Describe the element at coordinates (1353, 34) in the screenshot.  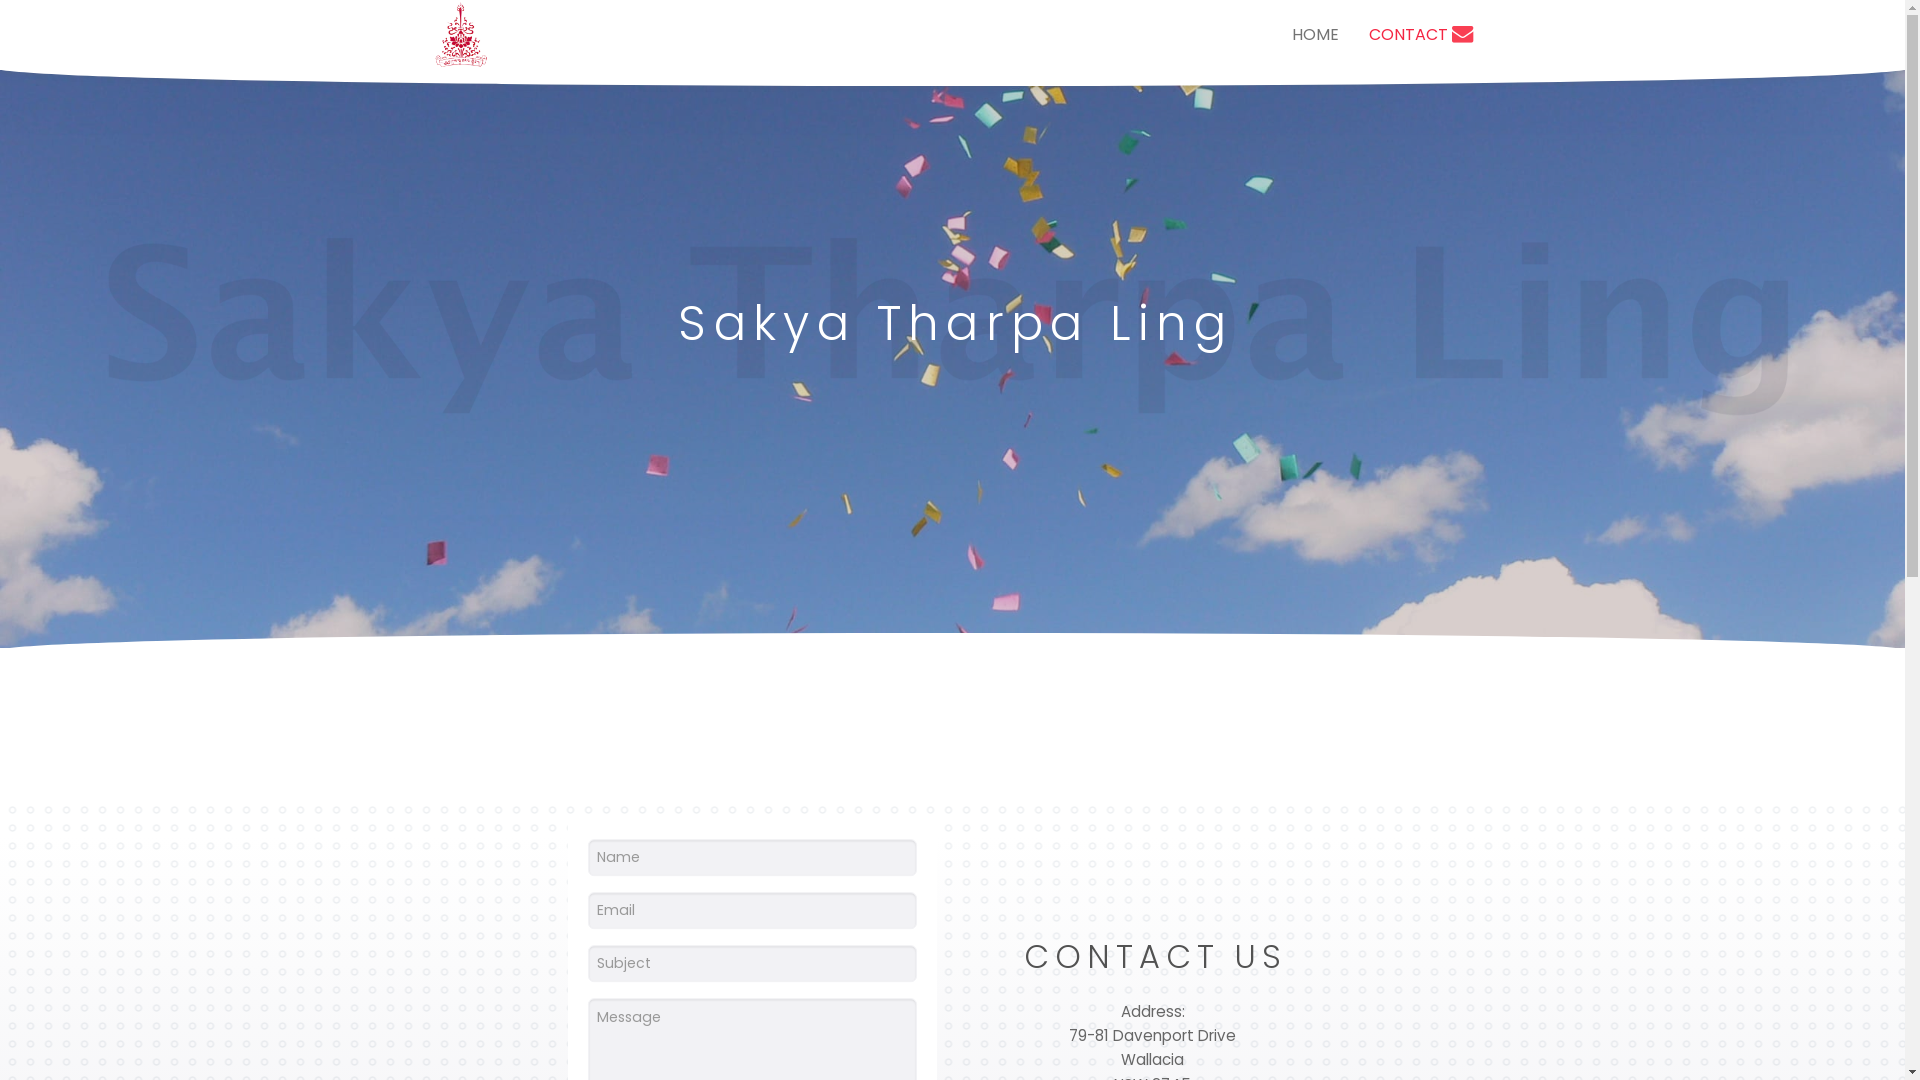
I see `'CONTACT'` at that location.